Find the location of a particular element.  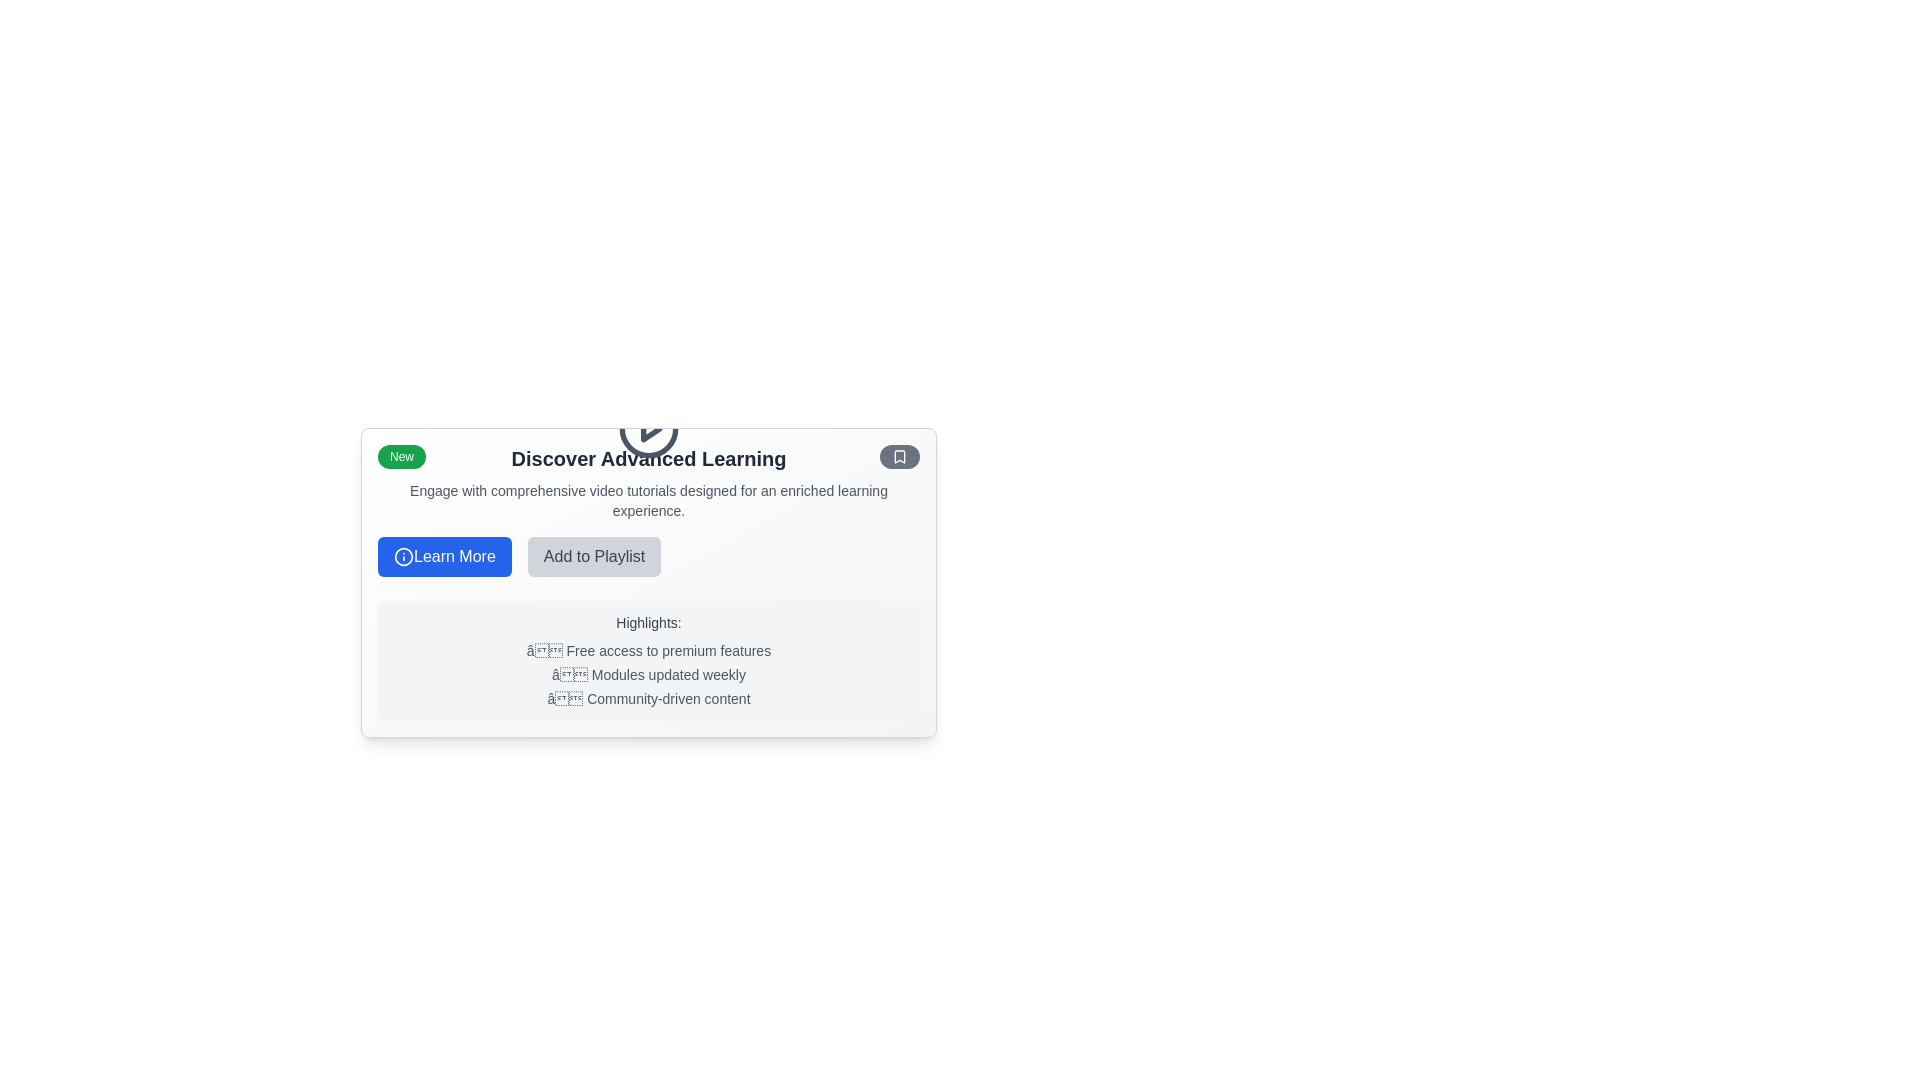

the first informational text item in the 'Highlights:' section via keyboard navigation is located at coordinates (648, 651).